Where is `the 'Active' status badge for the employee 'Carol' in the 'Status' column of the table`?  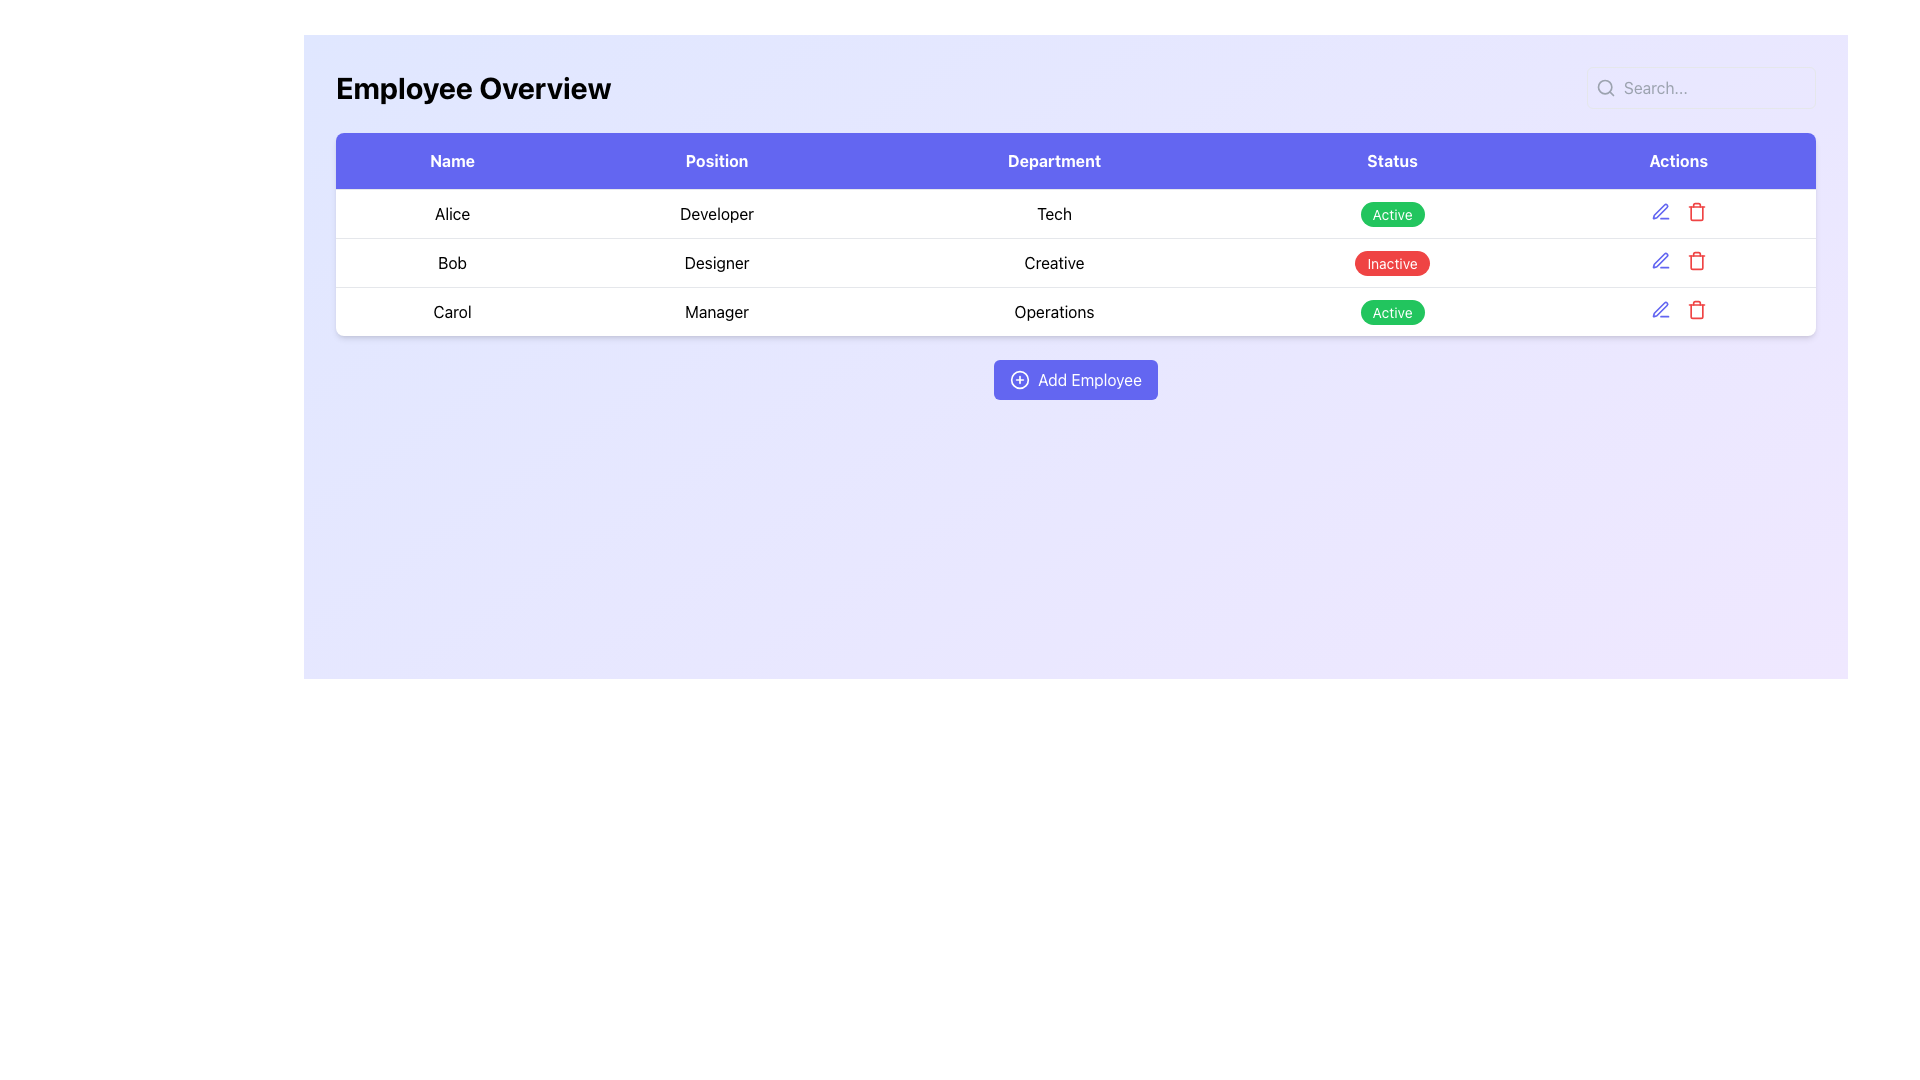 the 'Active' status badge for the employee 'Carol' in the 'Status' column of the table is located at coordinates (1391, 311).